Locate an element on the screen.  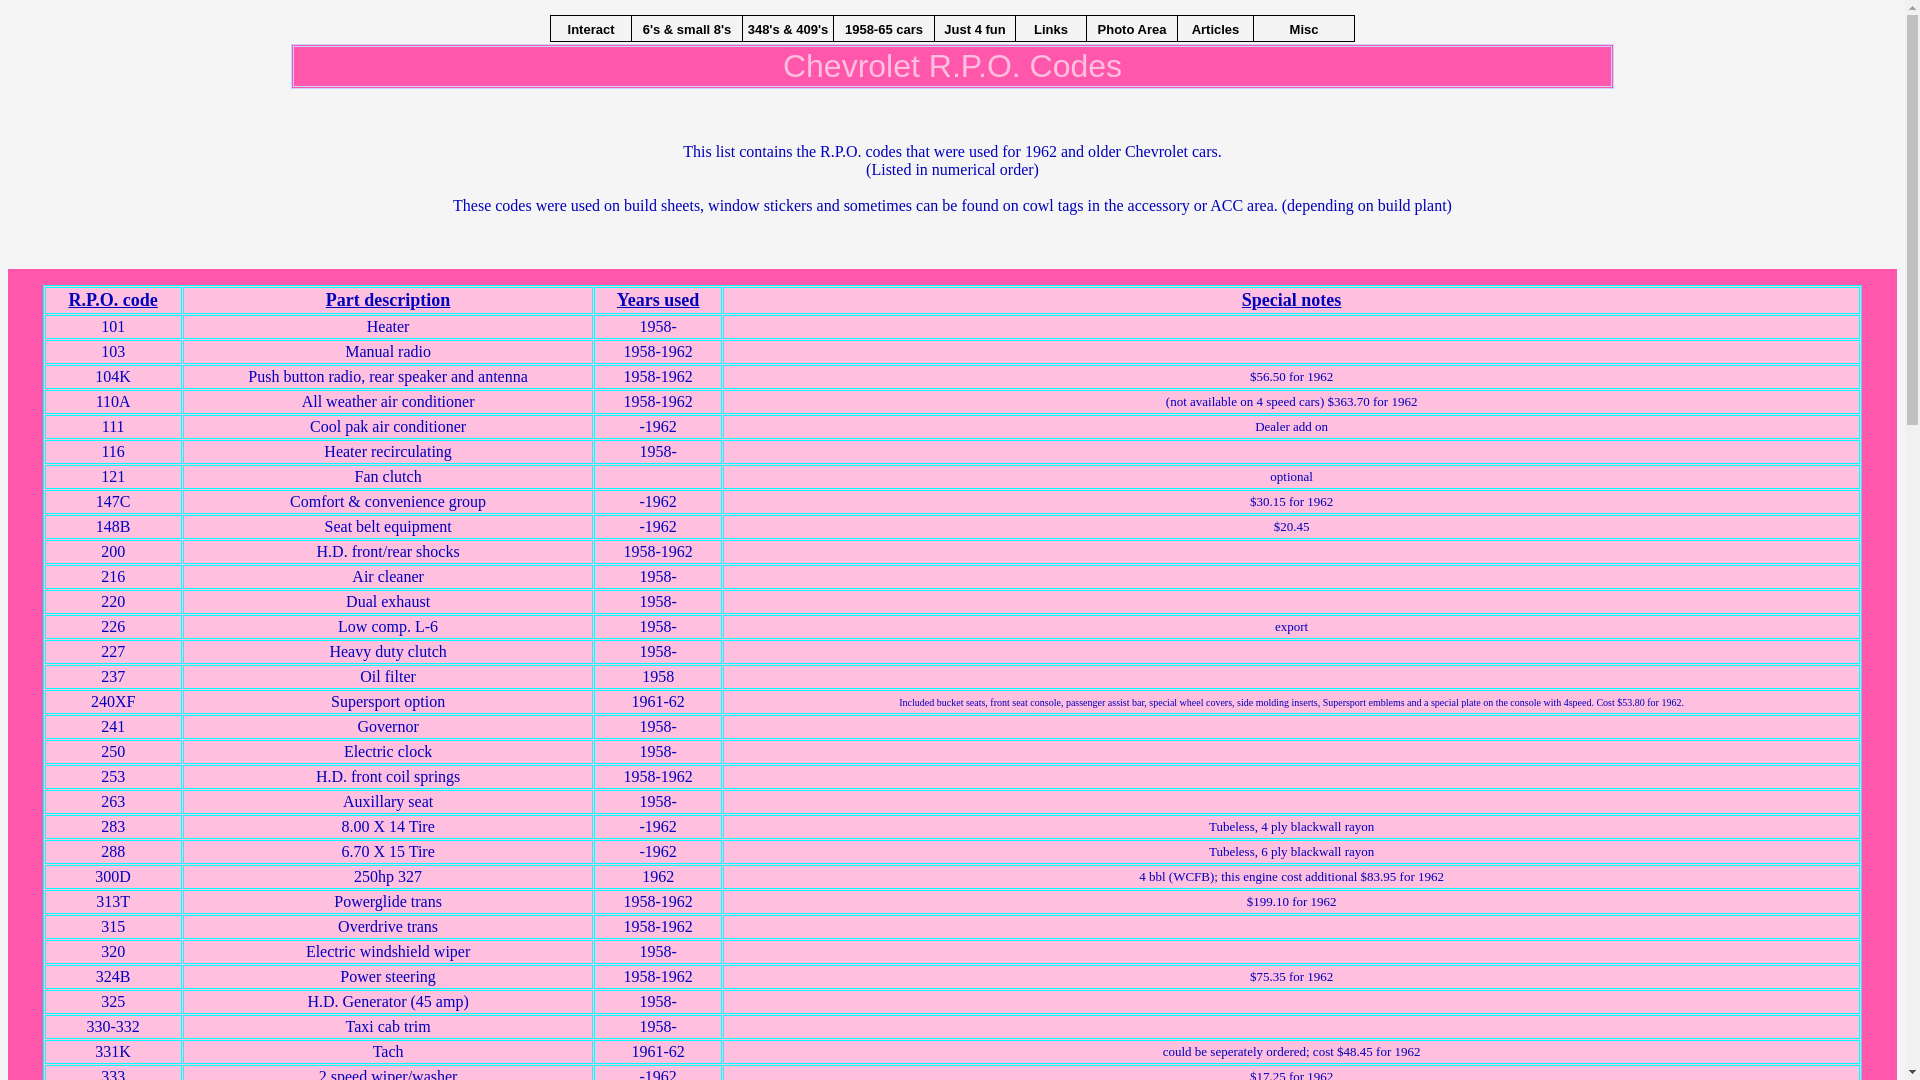
'6's & small 8's' is located at coordinates (686, 28).